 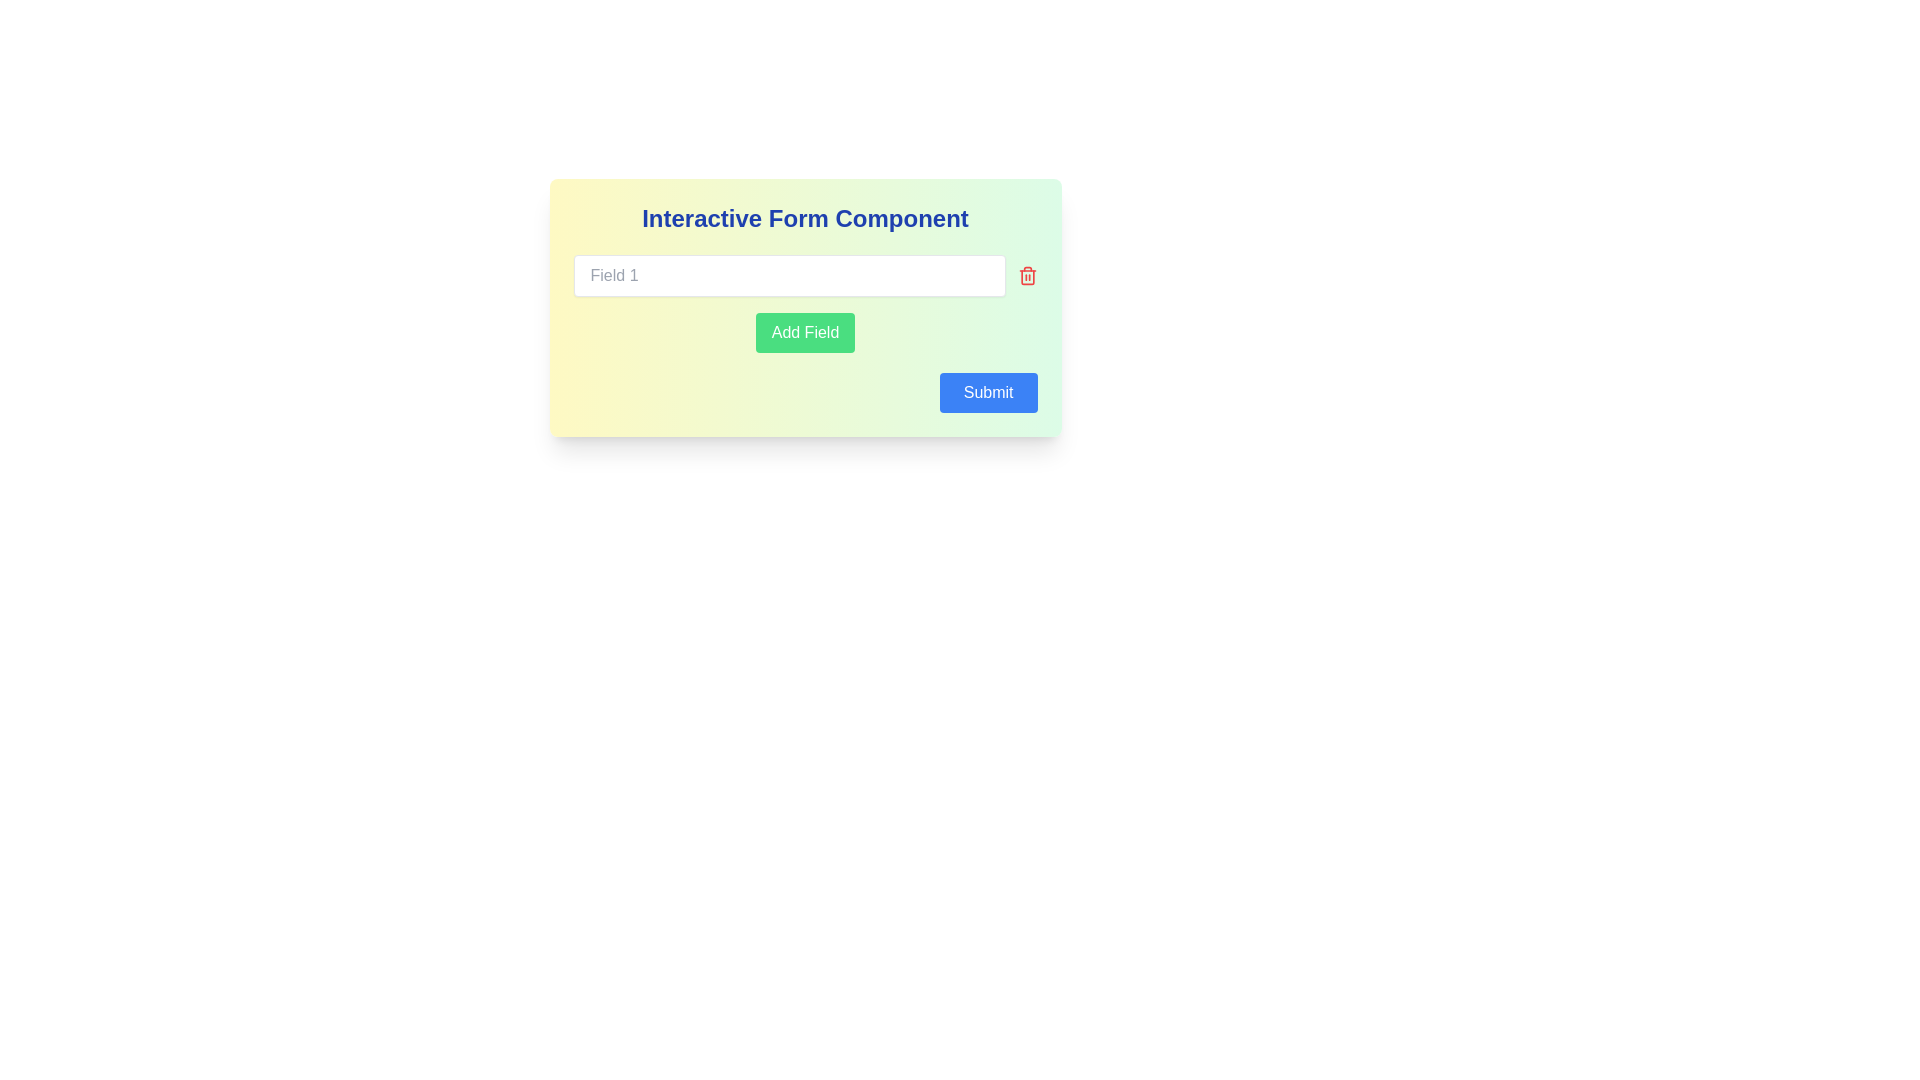 What do you see at coordinates (988, 393) in the screenshot?
I see `the blue rectangular 'Submit' button located in the bottom-right corner of the 'Interactive Form Component' card` at bounding box center [988, 393].